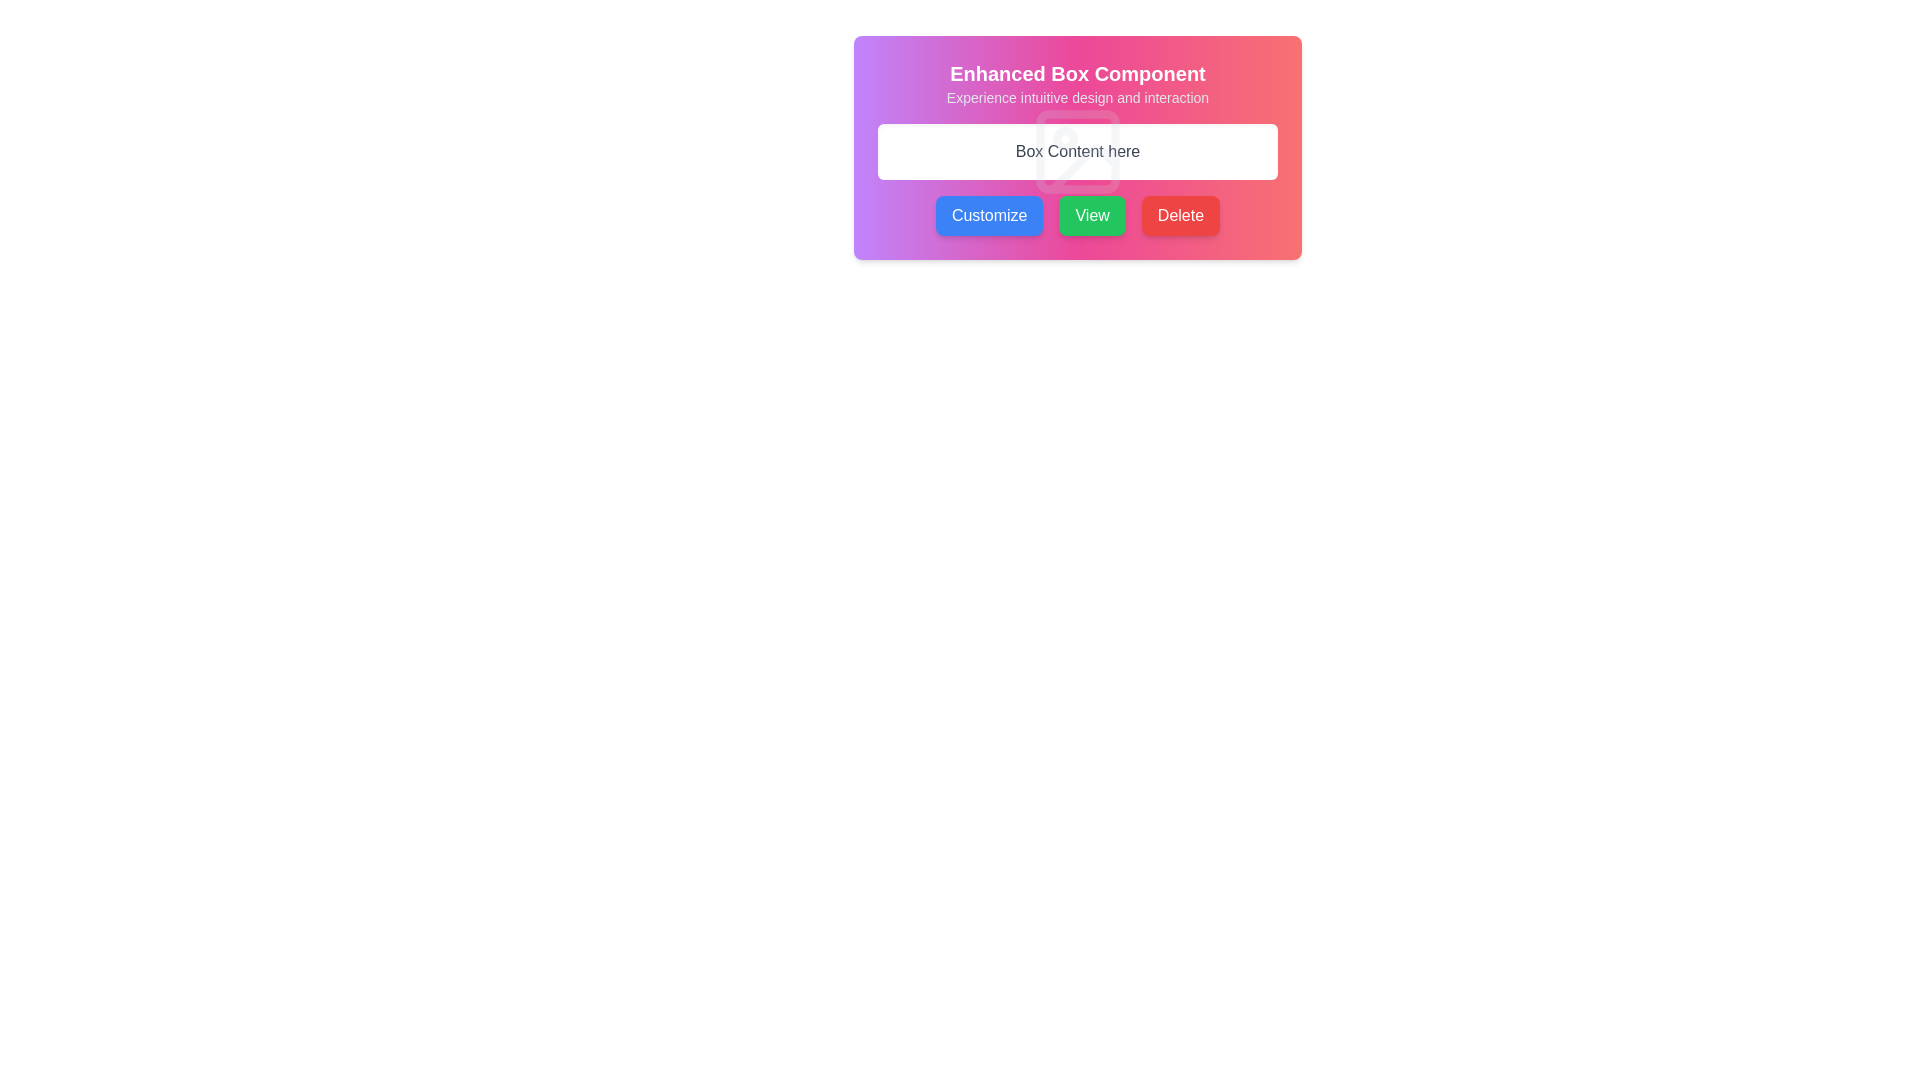  I want to click on the 'Customize' button, which is the leftmost button in a trio, featuring white text on a blue background with rounded corners and a shadow effect, so click(989, 216).